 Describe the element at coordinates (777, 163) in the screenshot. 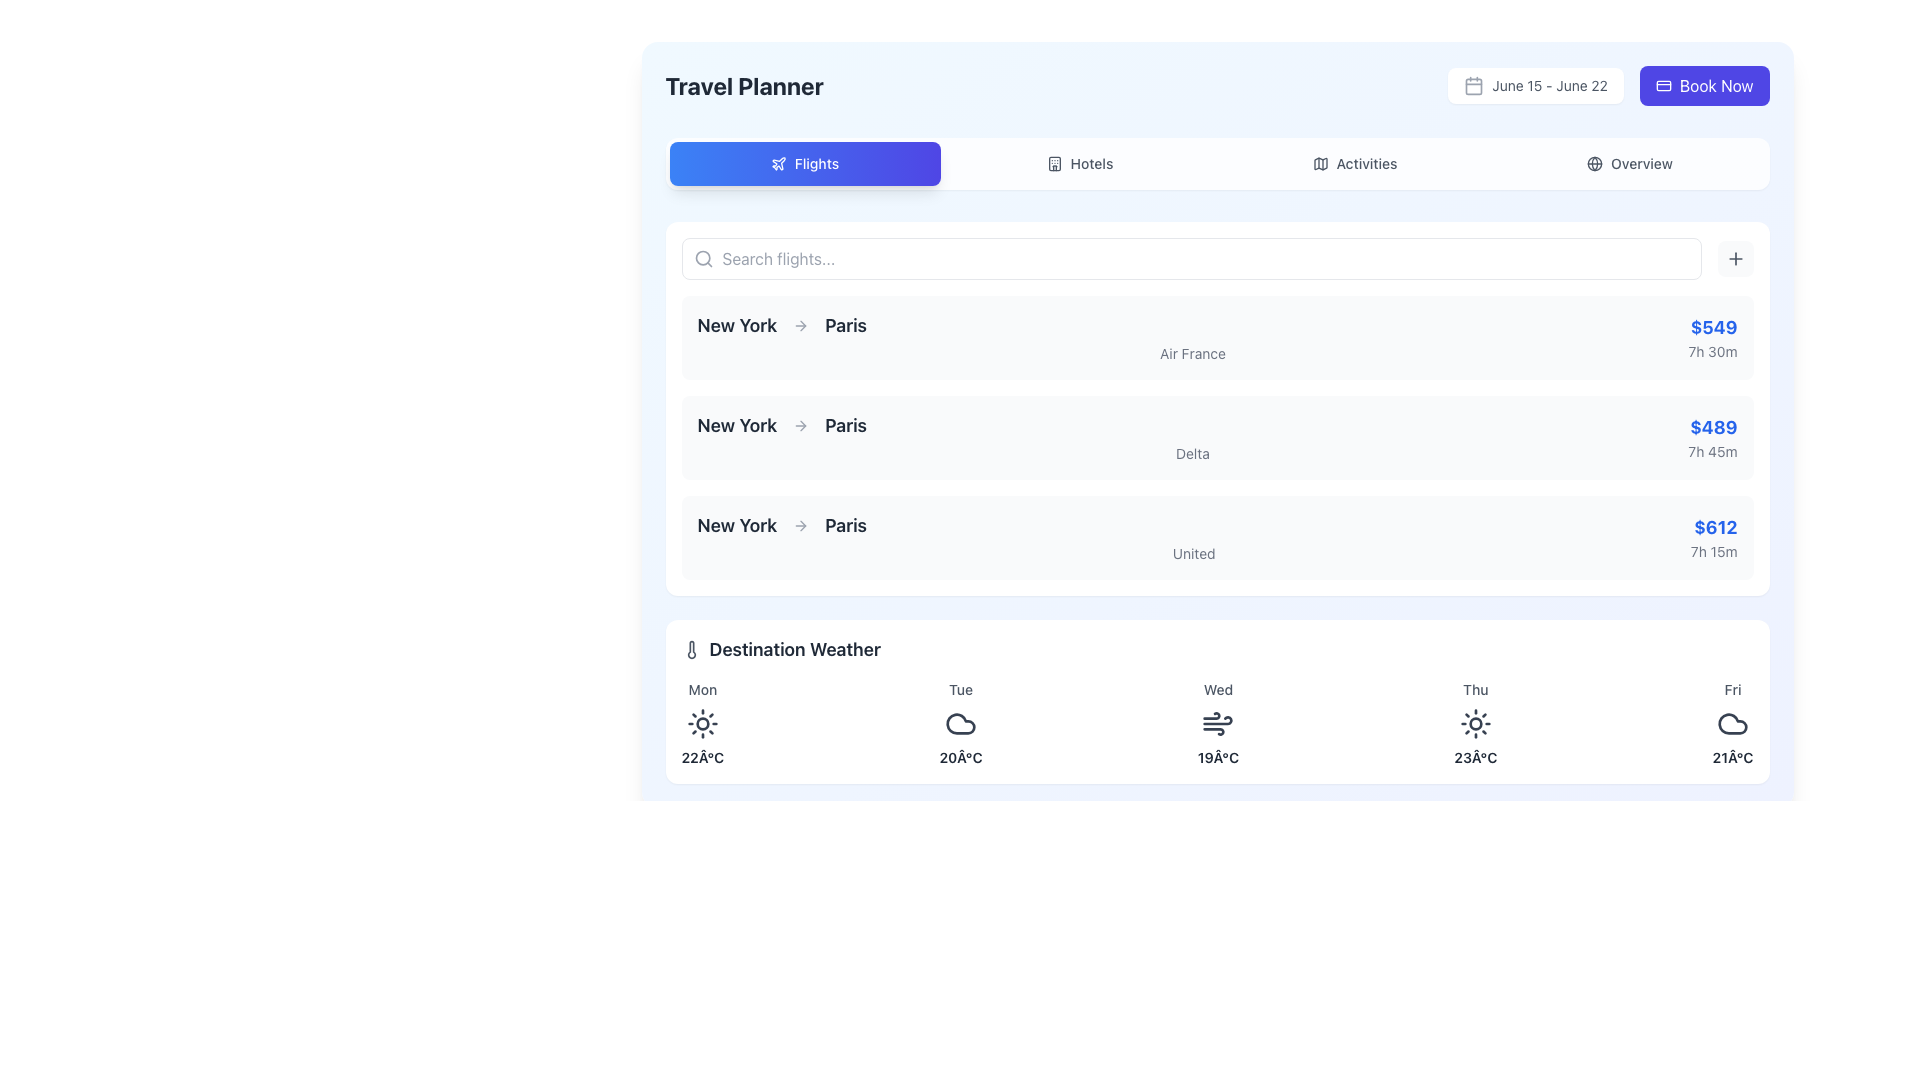

I see `the button labeled 'Flights' that contains the SVG icon representing flights or air travel, which is positioned second from the left in the menu bar` at that location.